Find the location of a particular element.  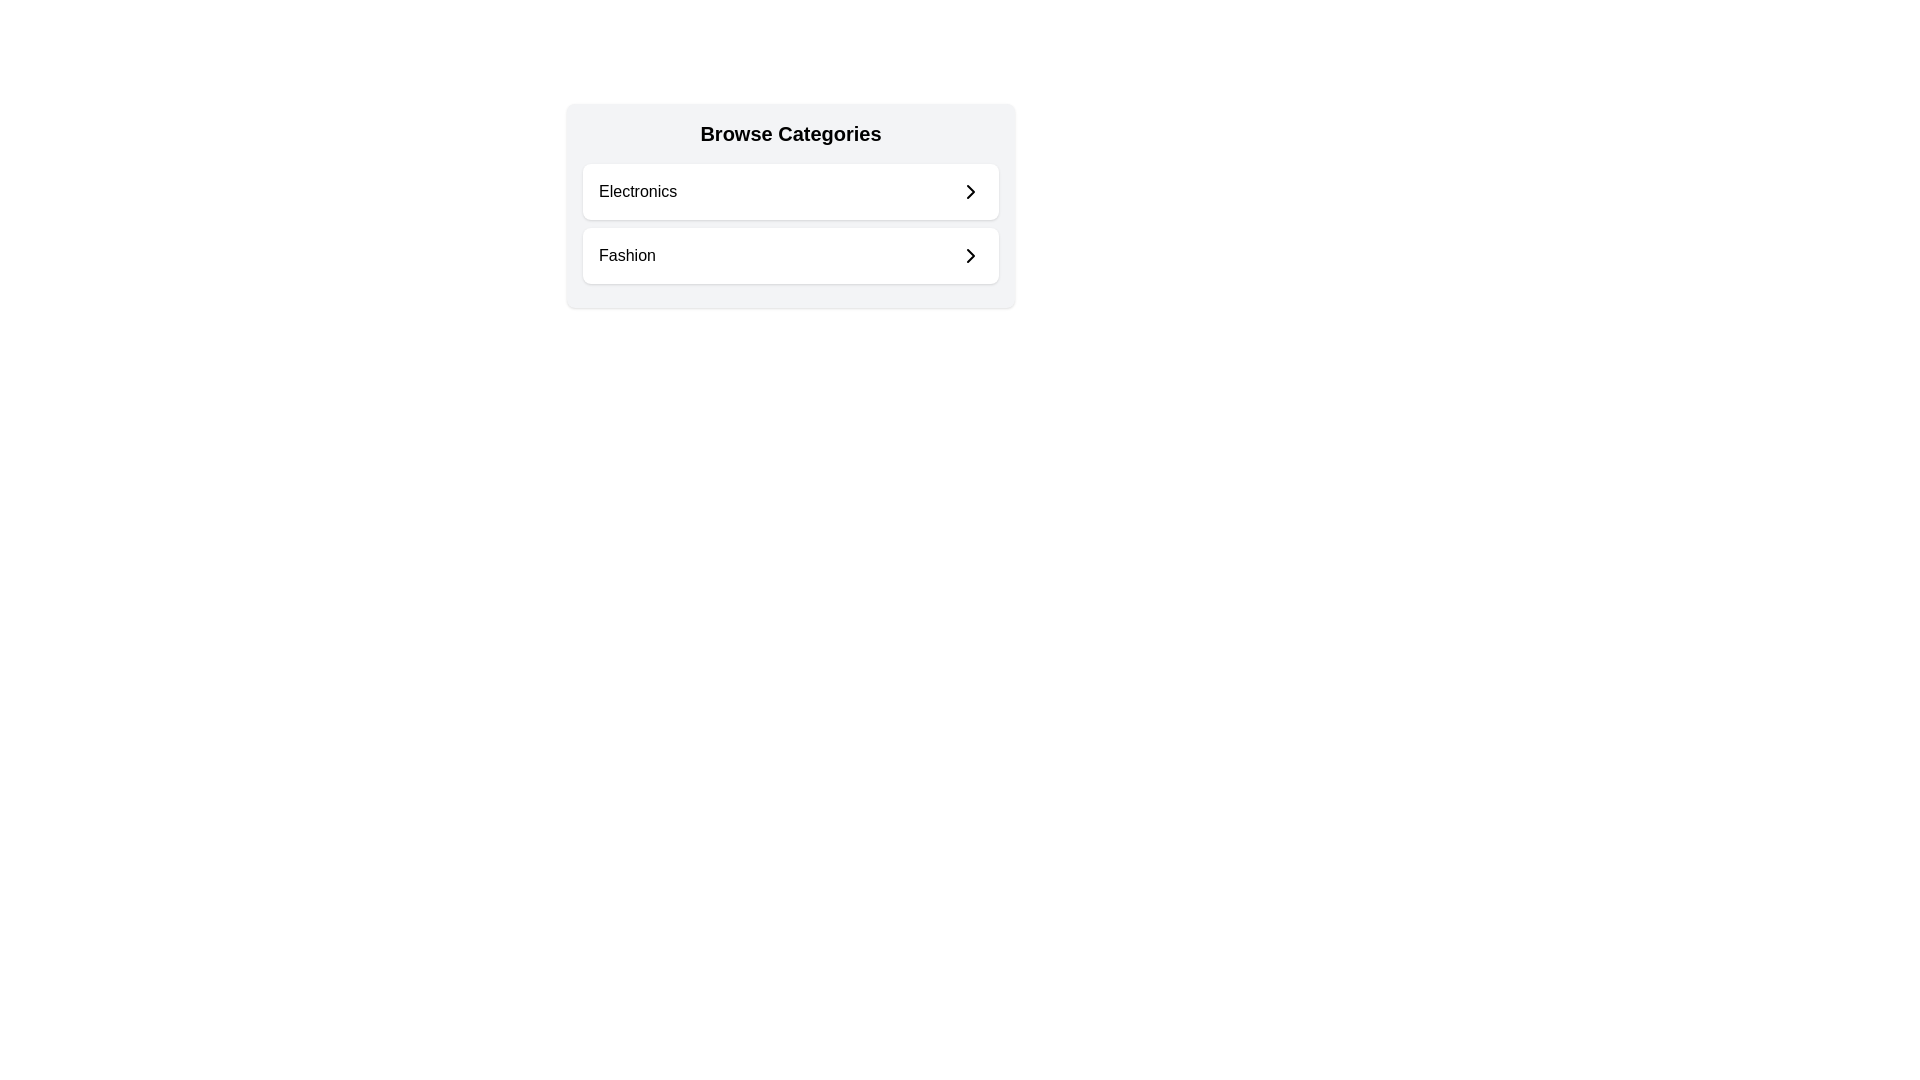

the rightward arrow icon with a thin black outline located in the second row of the 'Browse Categories' list, aligned with the 'Fashion' row is located at coordinates (970, 254).